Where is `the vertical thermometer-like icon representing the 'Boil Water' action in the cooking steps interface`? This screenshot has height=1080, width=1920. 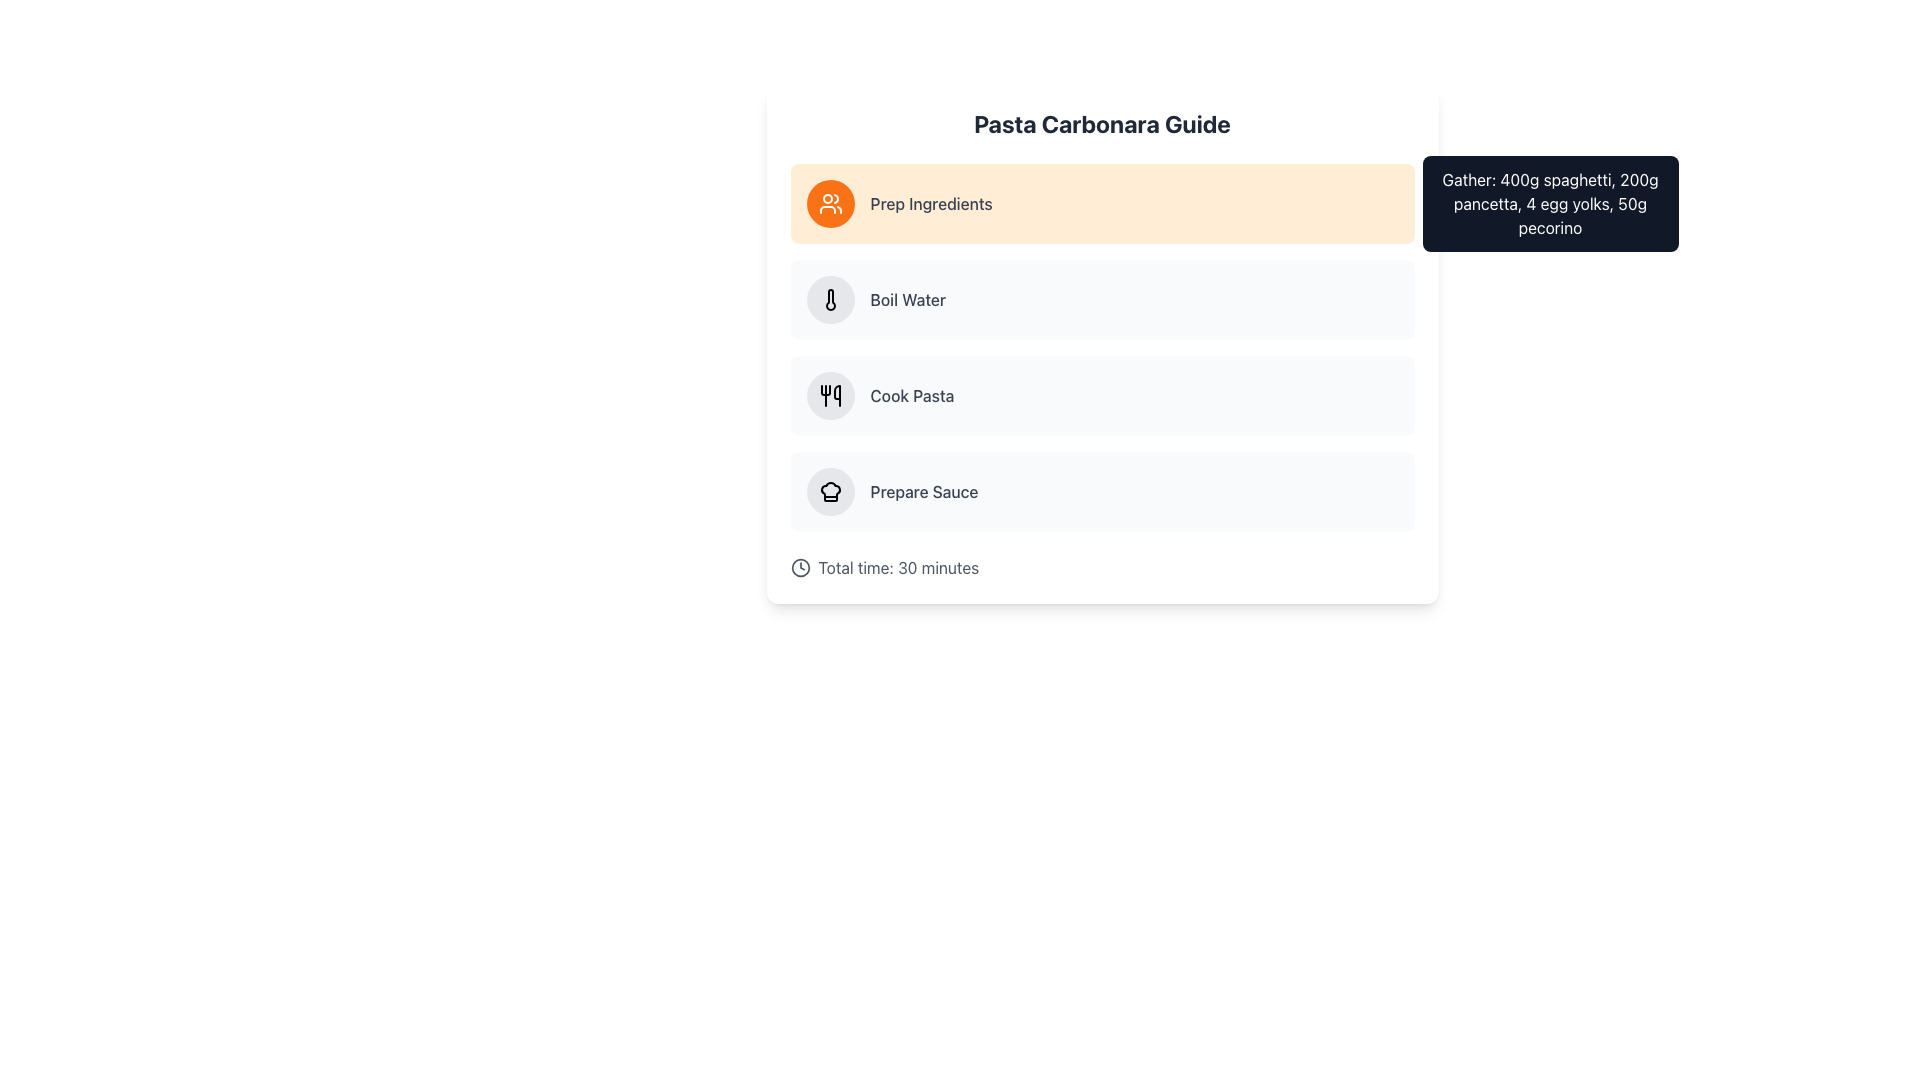 the vertical thermometer-like icon representing the 'Boil Water' action in the cooking steps interface is located at coordinates (830, 300).